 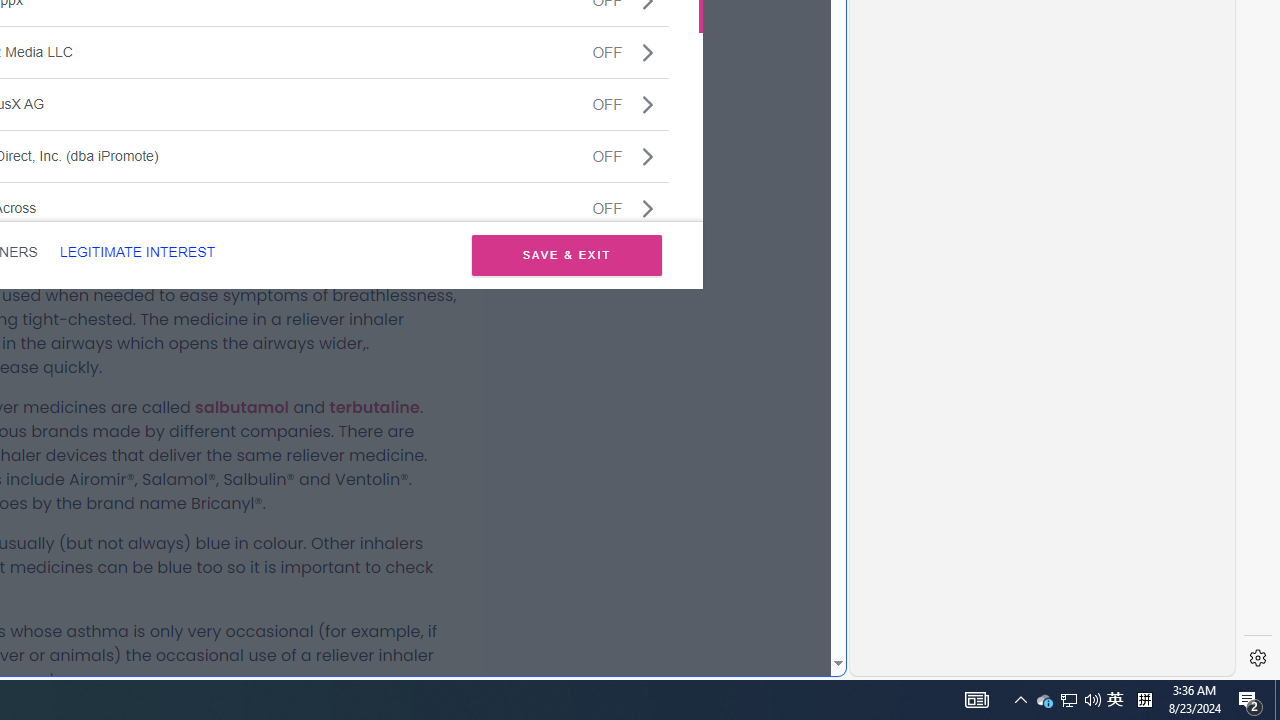 I want to click on 'LEGITIMATE INTEREST', so click(x=136, y=250).